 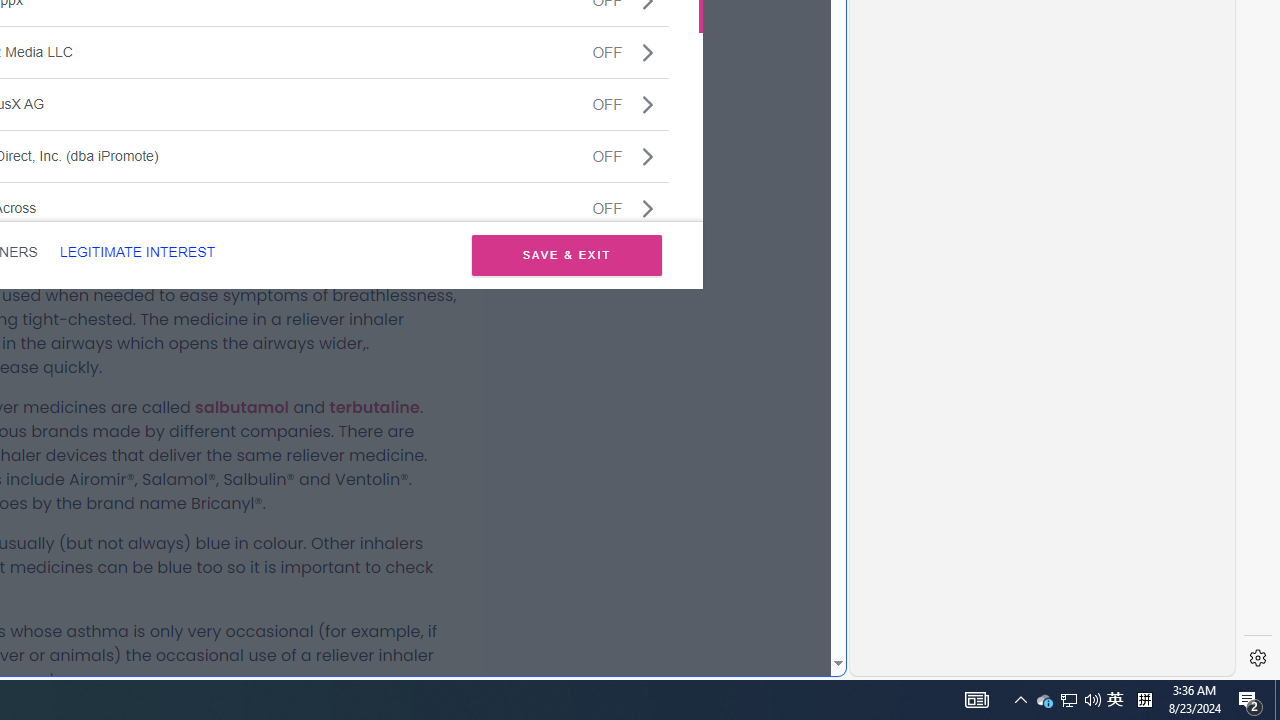 I want to click on 'LEGITIMATE INTEREST', so click(x=136, y=250).